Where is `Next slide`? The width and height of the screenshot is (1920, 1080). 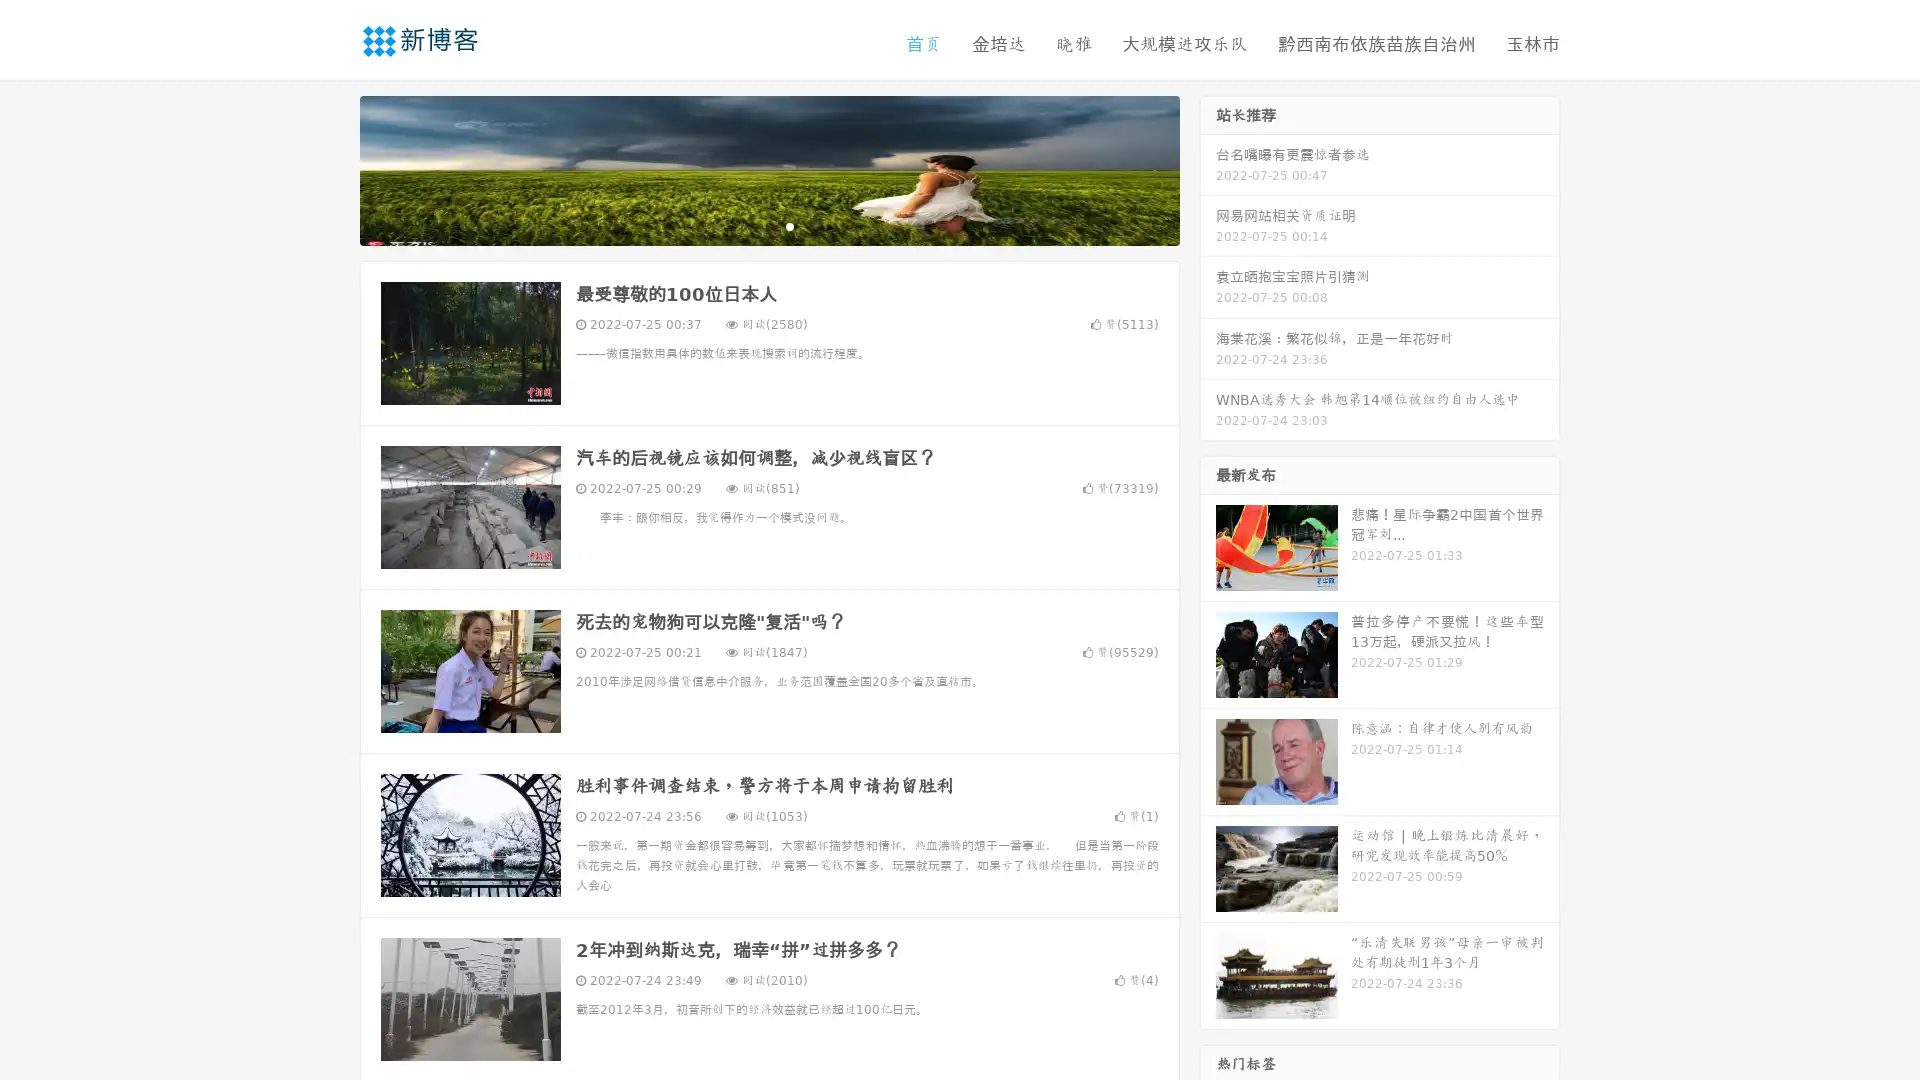 Next slide is located at coordinates (1208, 168).